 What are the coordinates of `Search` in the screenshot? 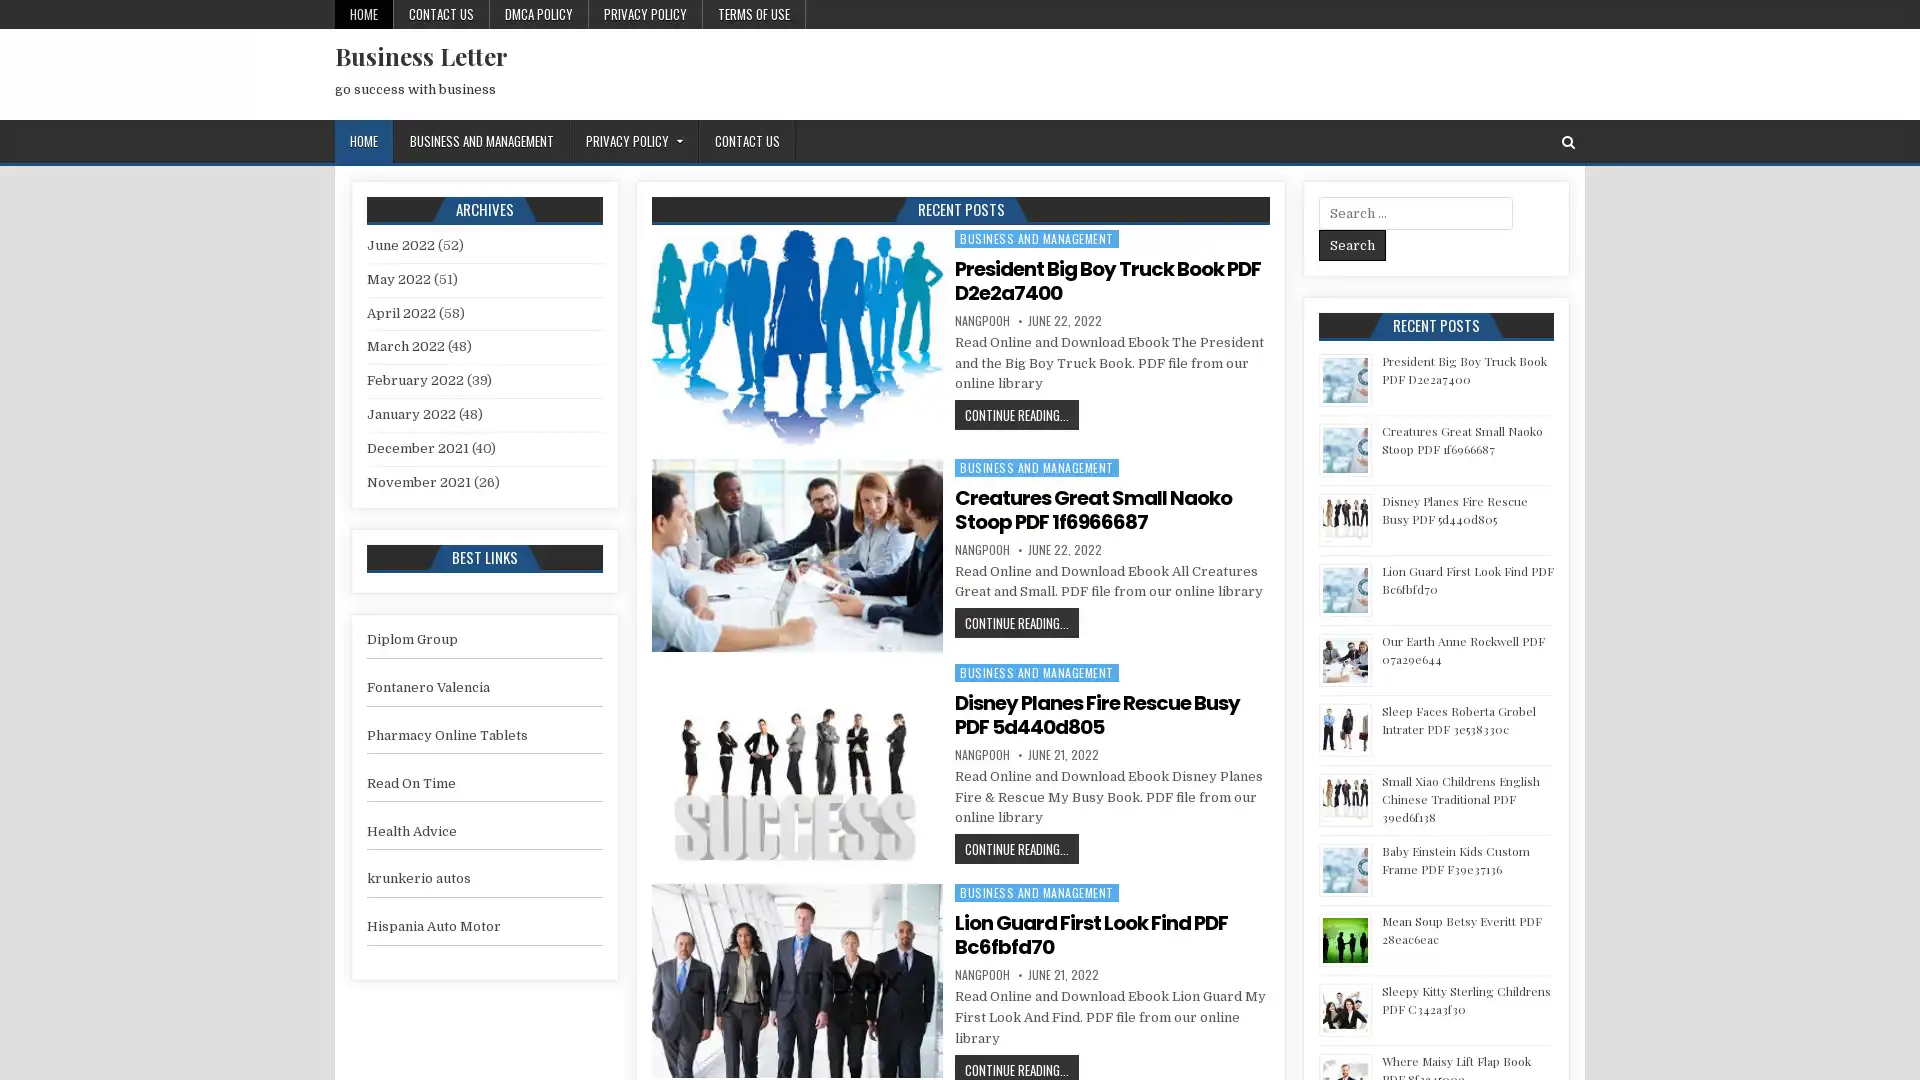 It's located at (1351, 244).